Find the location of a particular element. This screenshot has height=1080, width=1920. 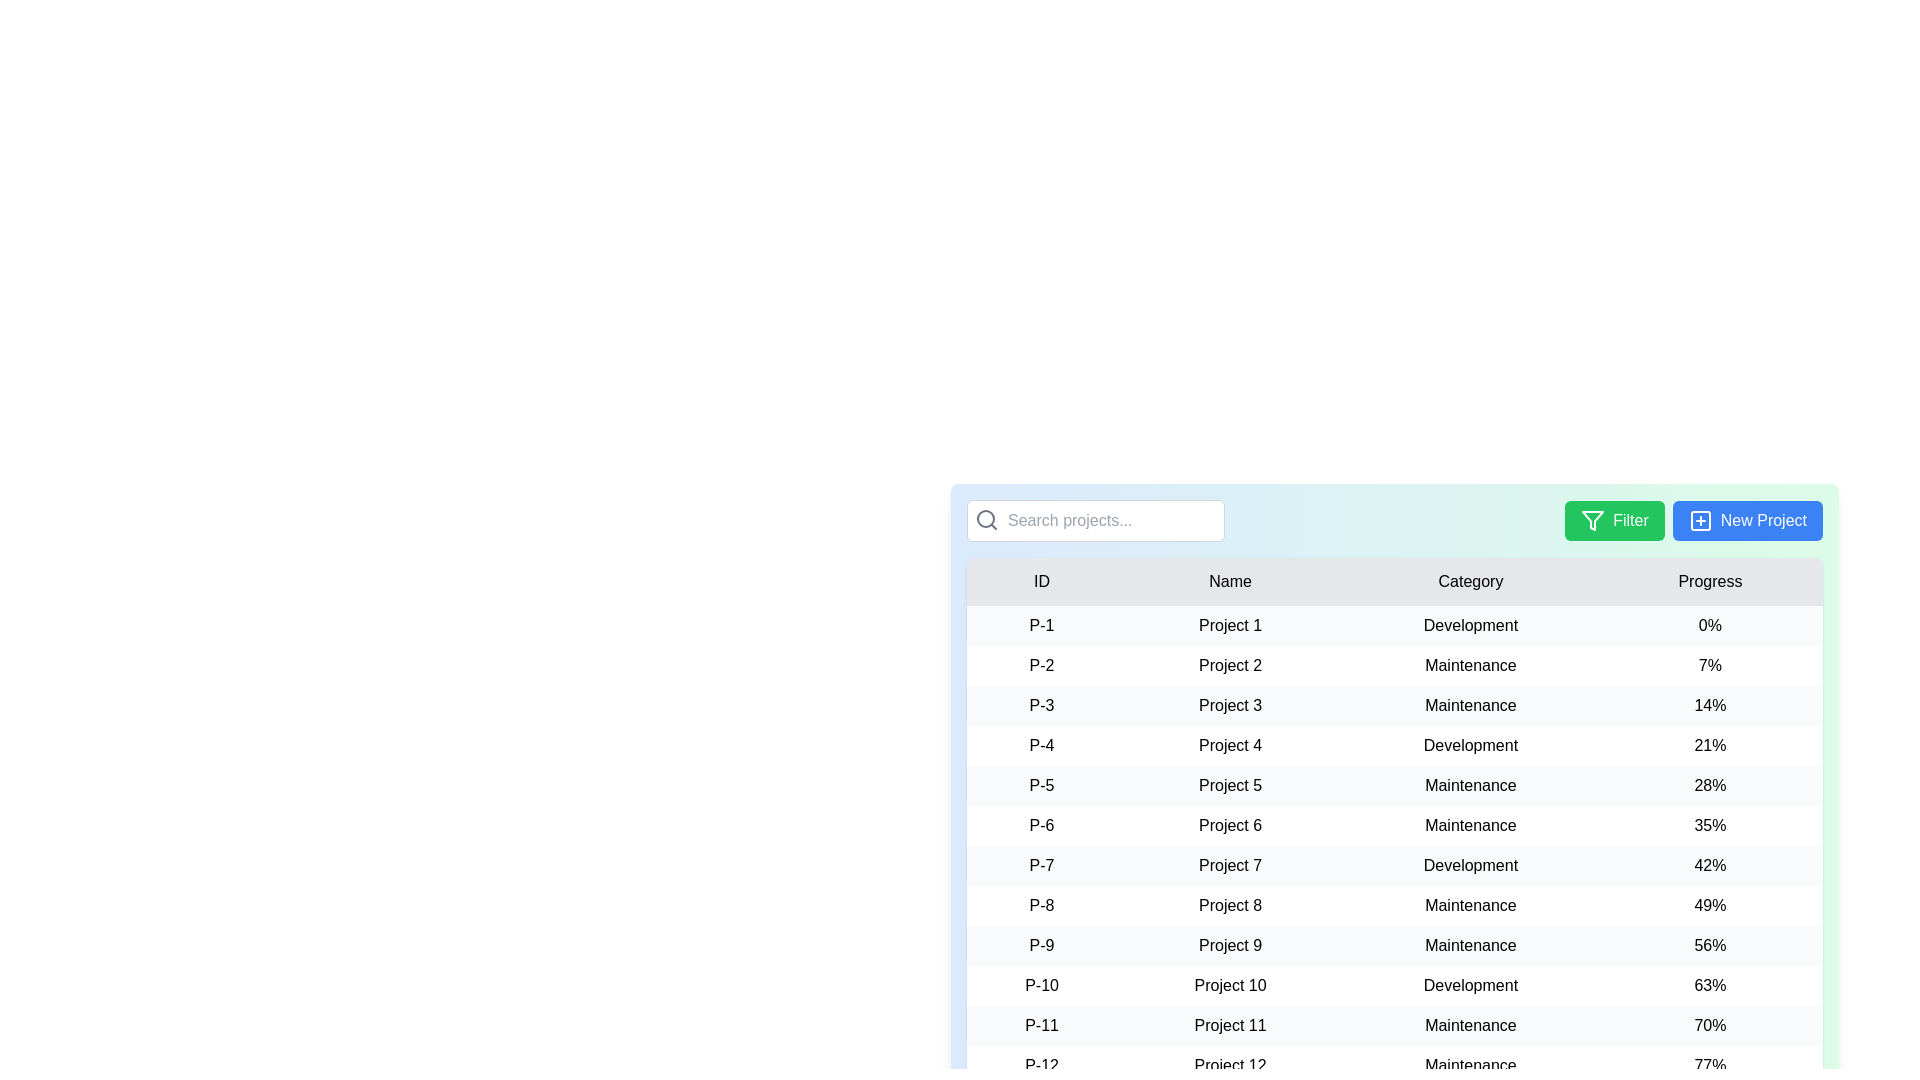

the column header to sort the table by Name is located at coordinates (1228, 582).